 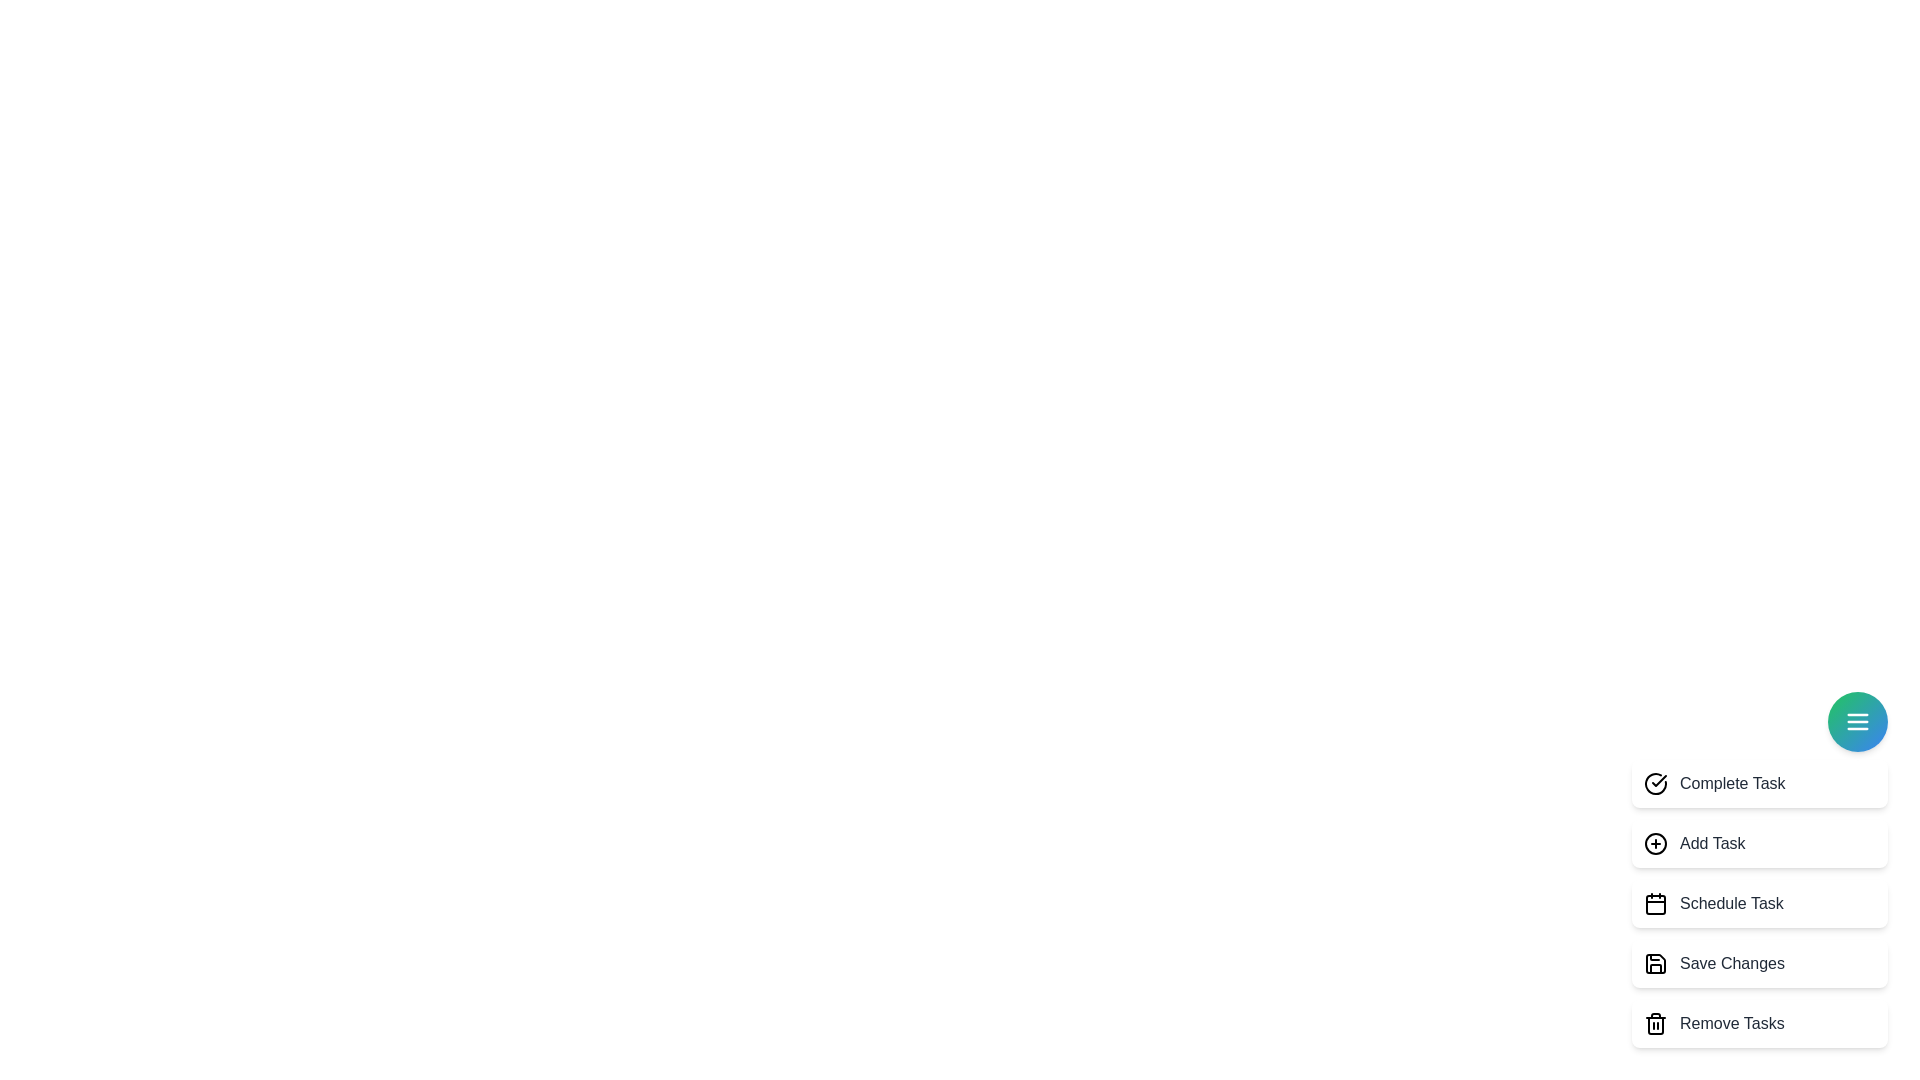 I want to click on the task option labeled 'Complete Task' to select it, so click(x=1760, y=782).